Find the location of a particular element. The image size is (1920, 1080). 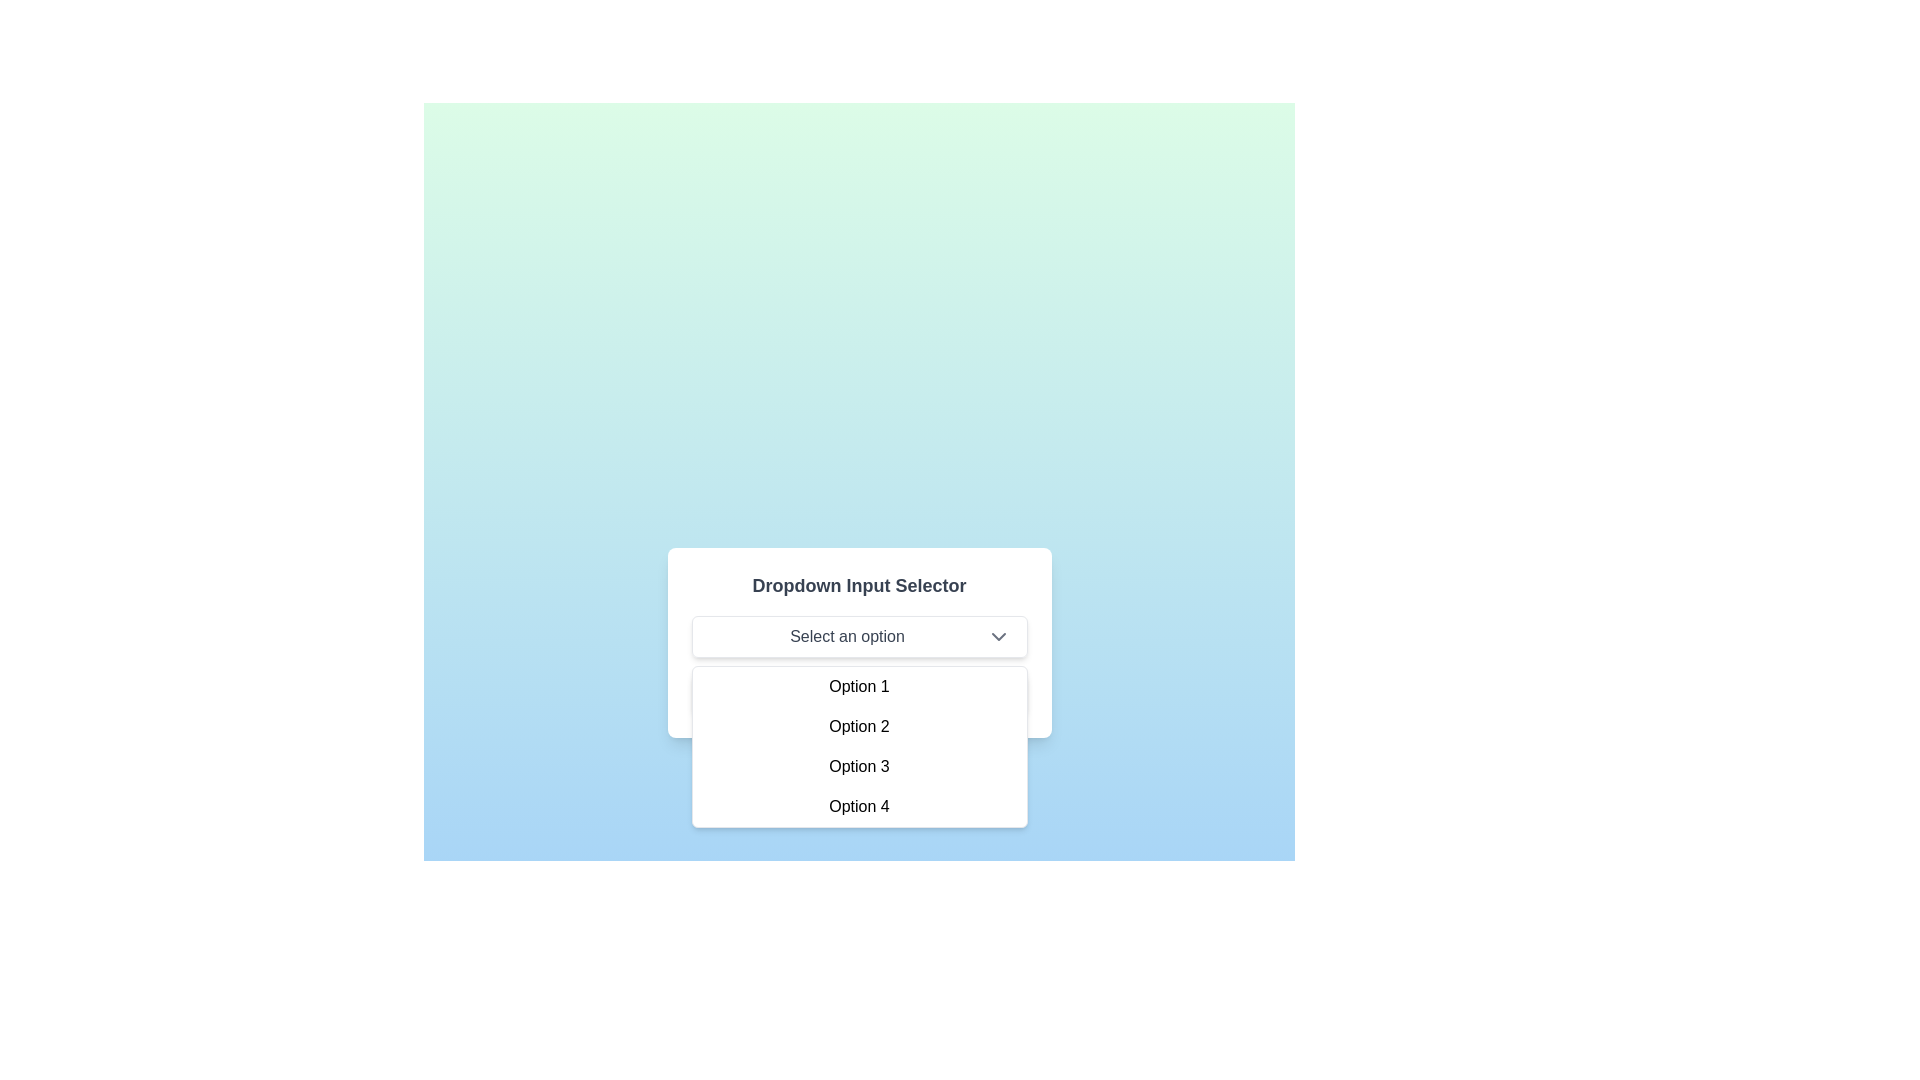

the header text 'Dropdown Input Selector', which is in bold, dark gray font and positioned at the top-center of the dropdown interface is located at coordinates (859, 585).